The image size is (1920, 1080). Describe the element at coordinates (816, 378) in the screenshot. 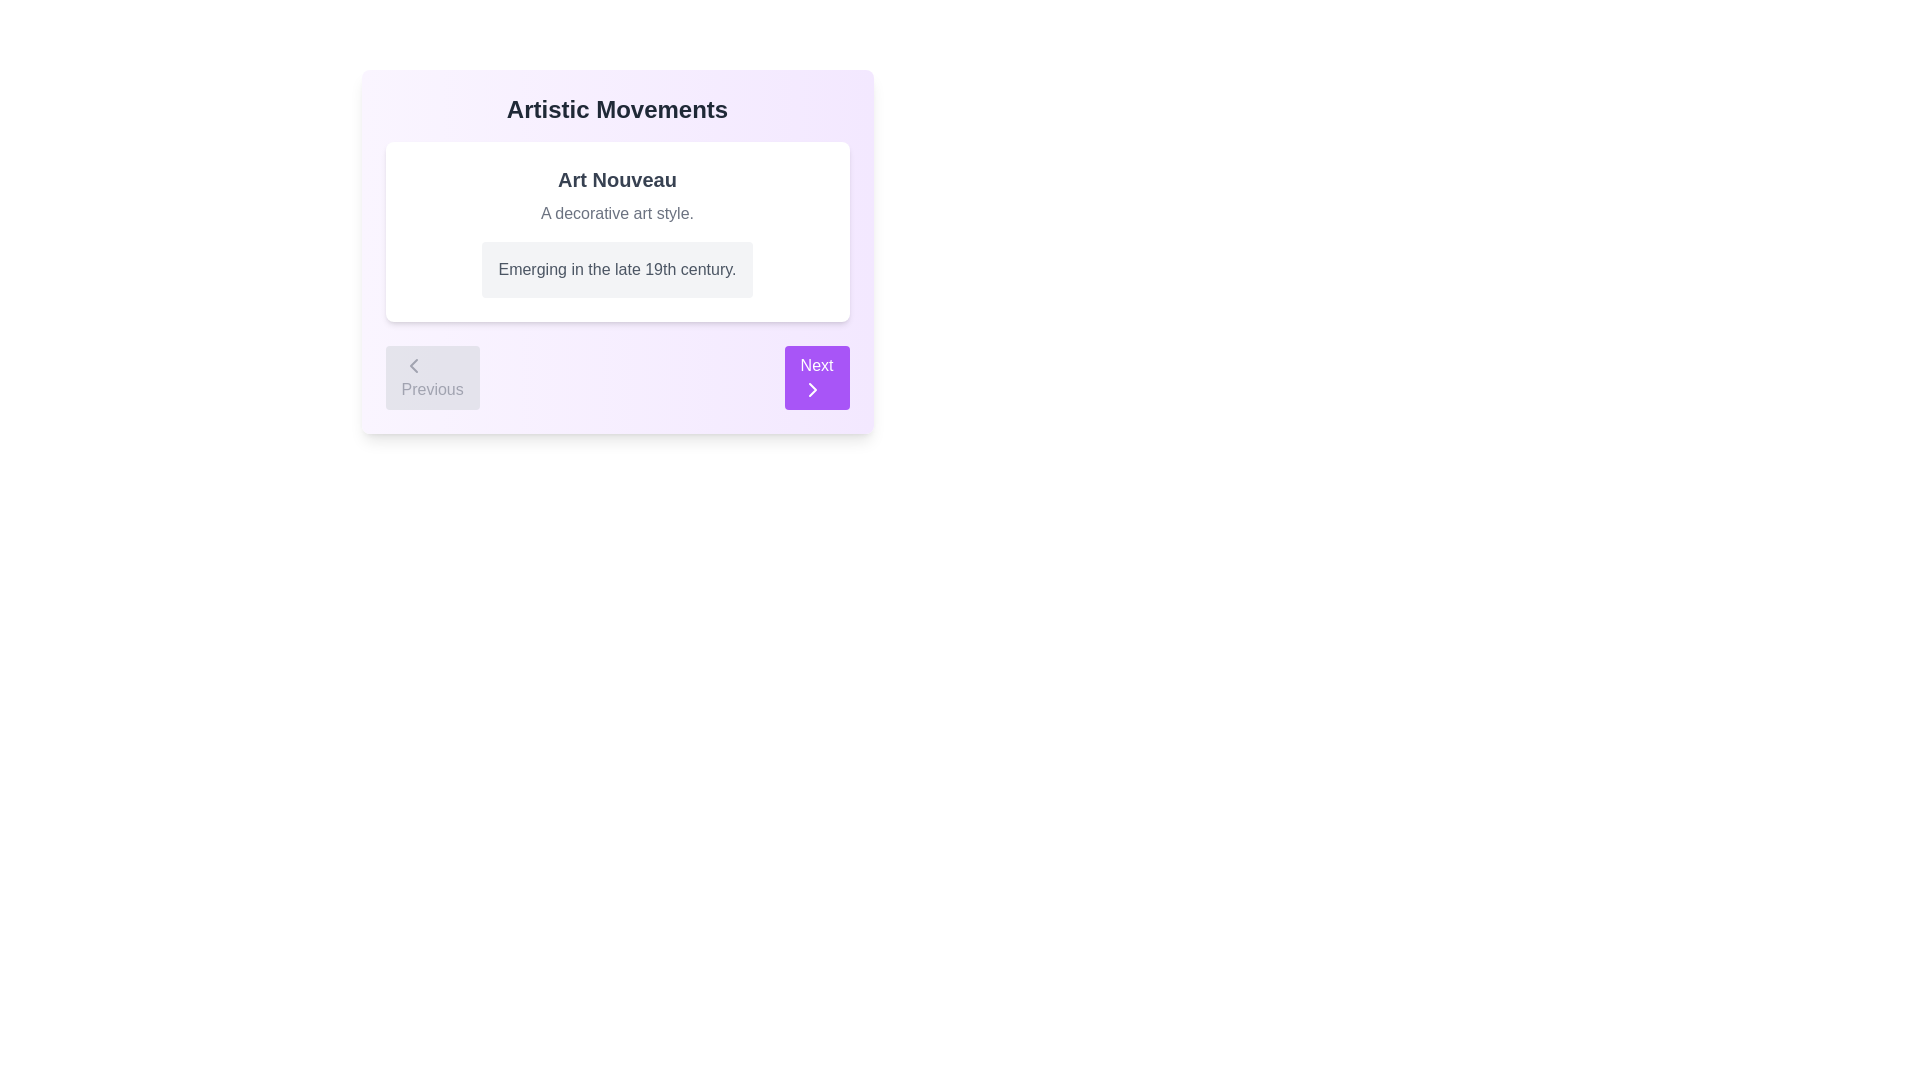

I see `the Next button to navigate through concepts` at that location.